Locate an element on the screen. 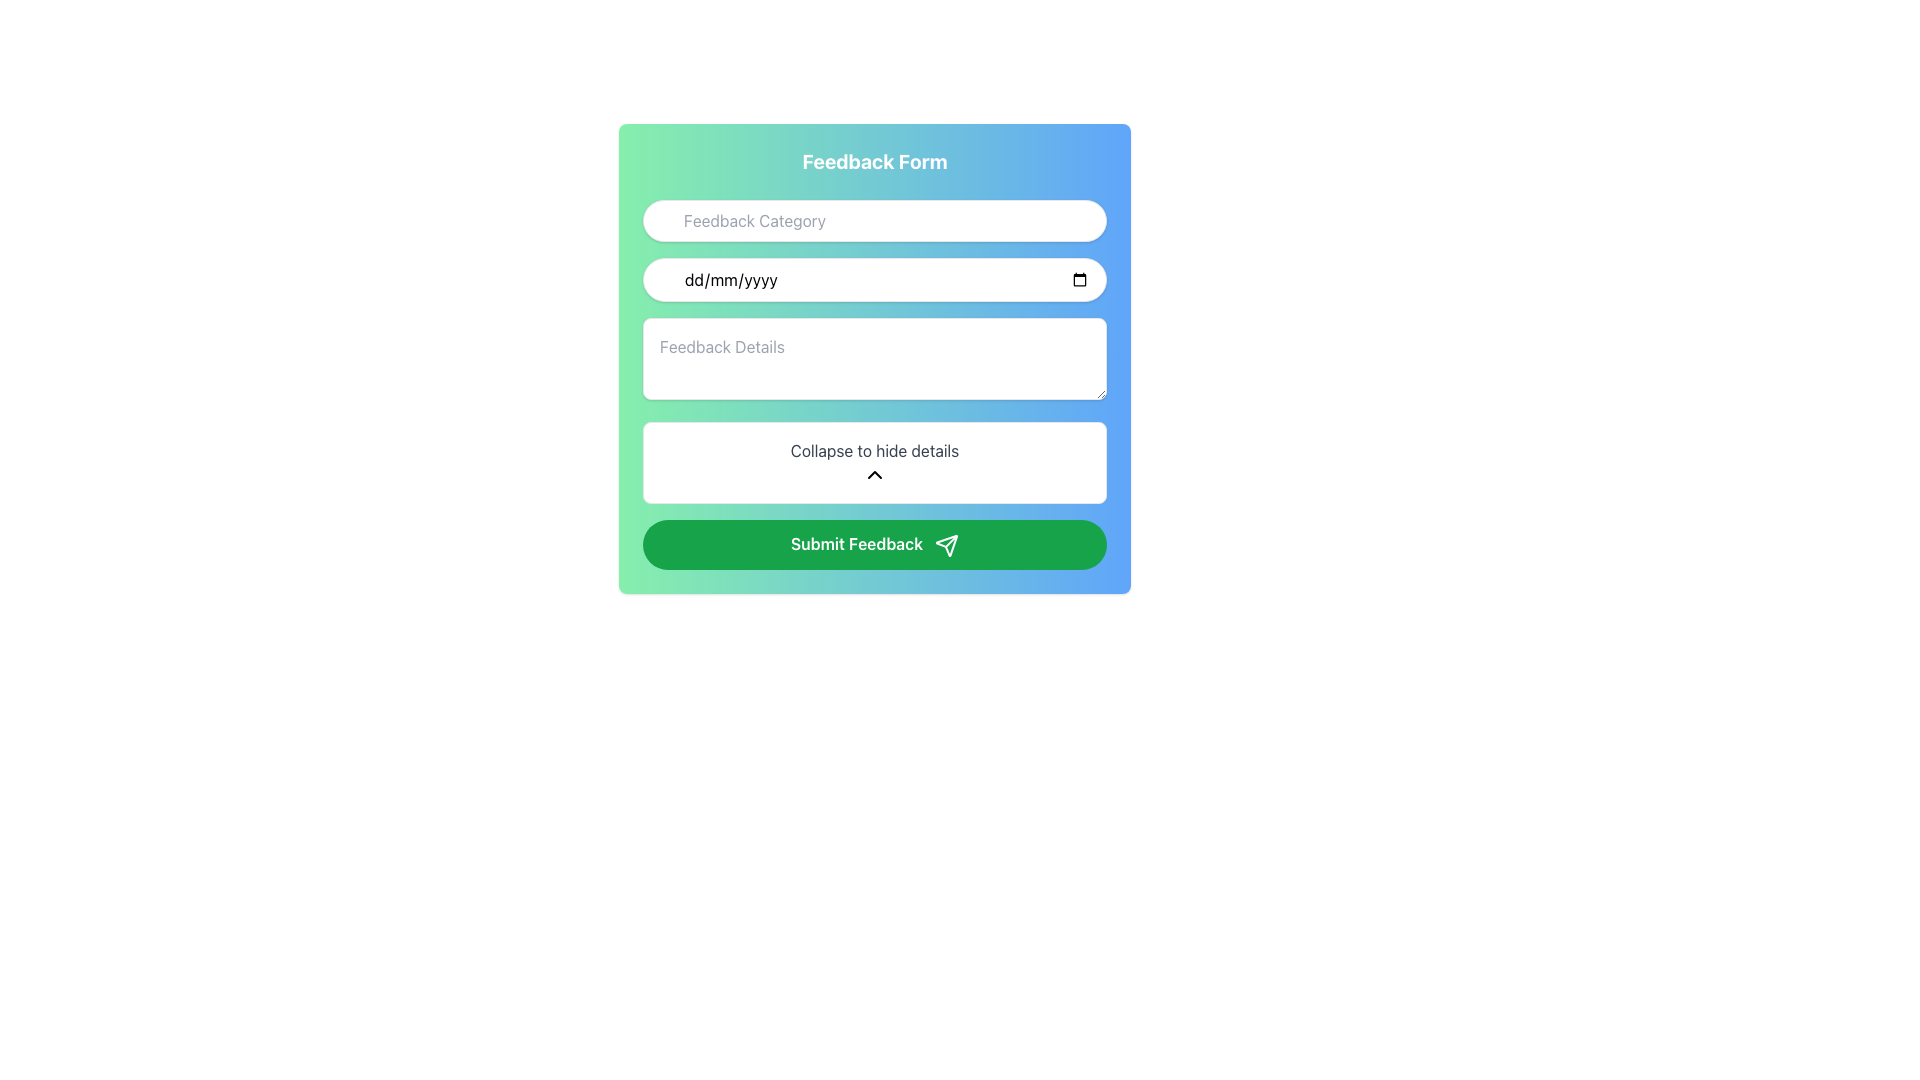  the Header Text displaying 'Feedback Form', which is bold and white, centered within a gradient background is located at coordinates (874, 161).